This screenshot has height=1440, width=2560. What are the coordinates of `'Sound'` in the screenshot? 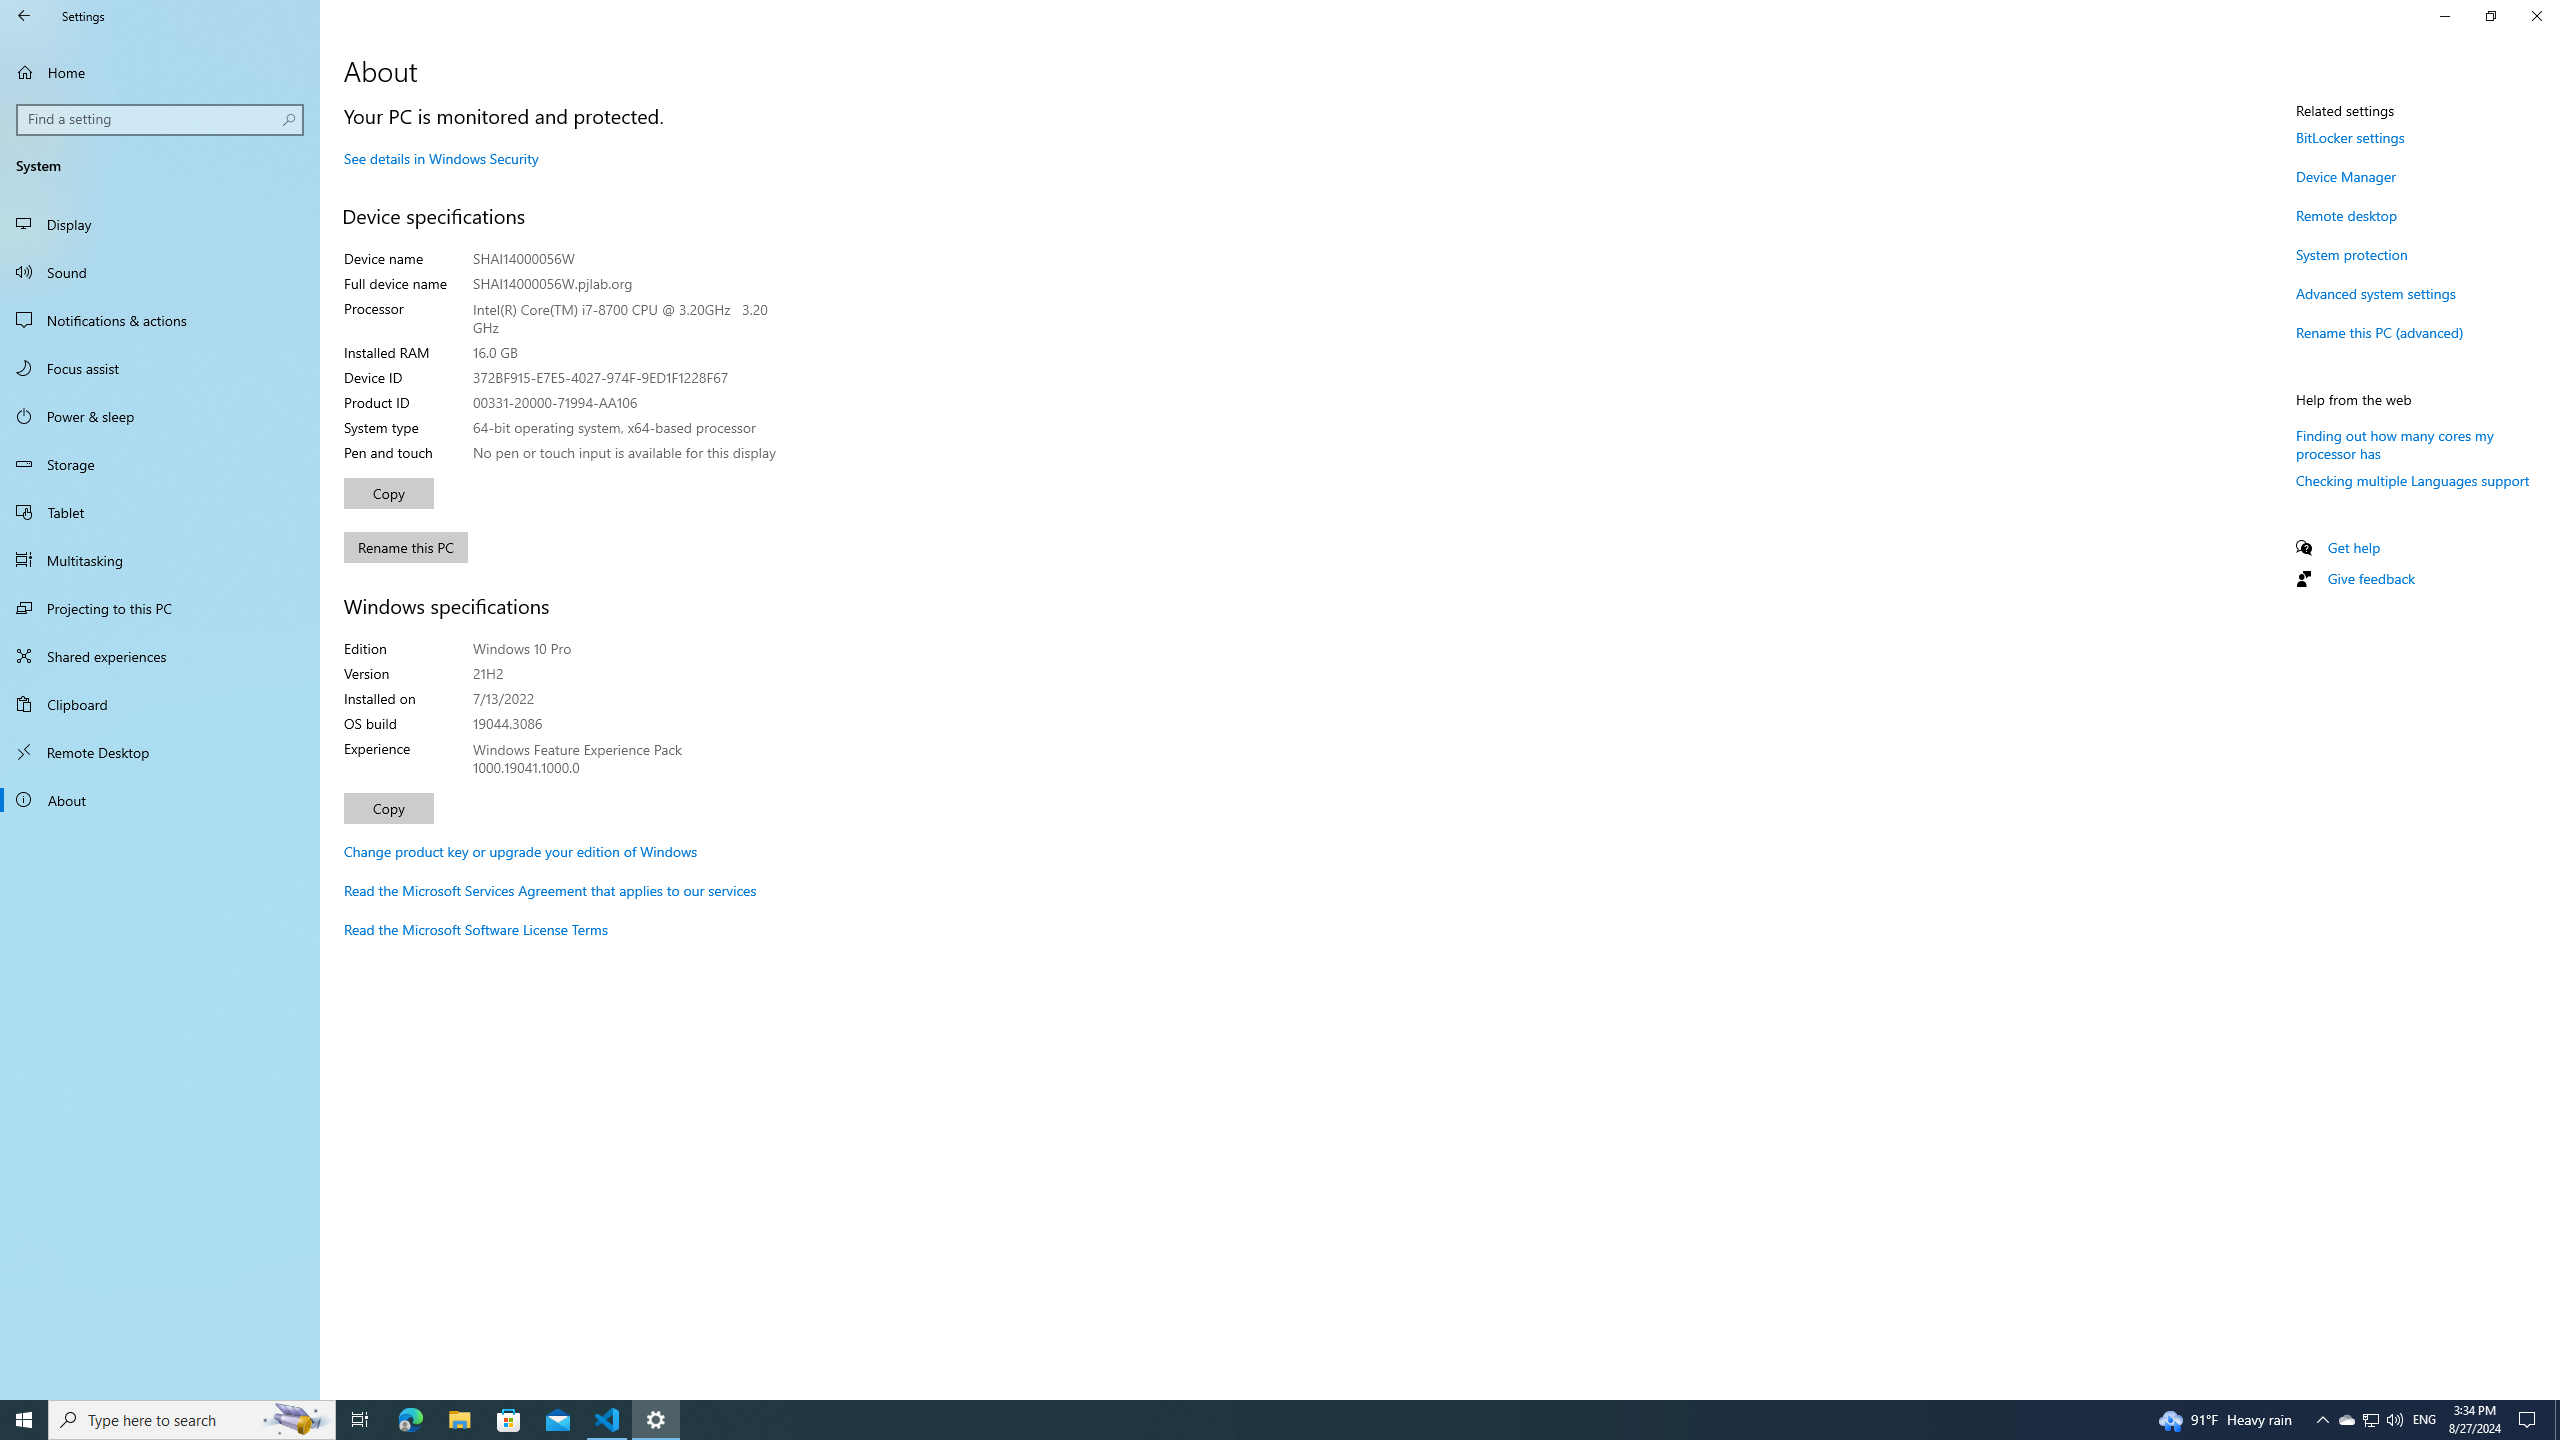 It's located at (159, 271).